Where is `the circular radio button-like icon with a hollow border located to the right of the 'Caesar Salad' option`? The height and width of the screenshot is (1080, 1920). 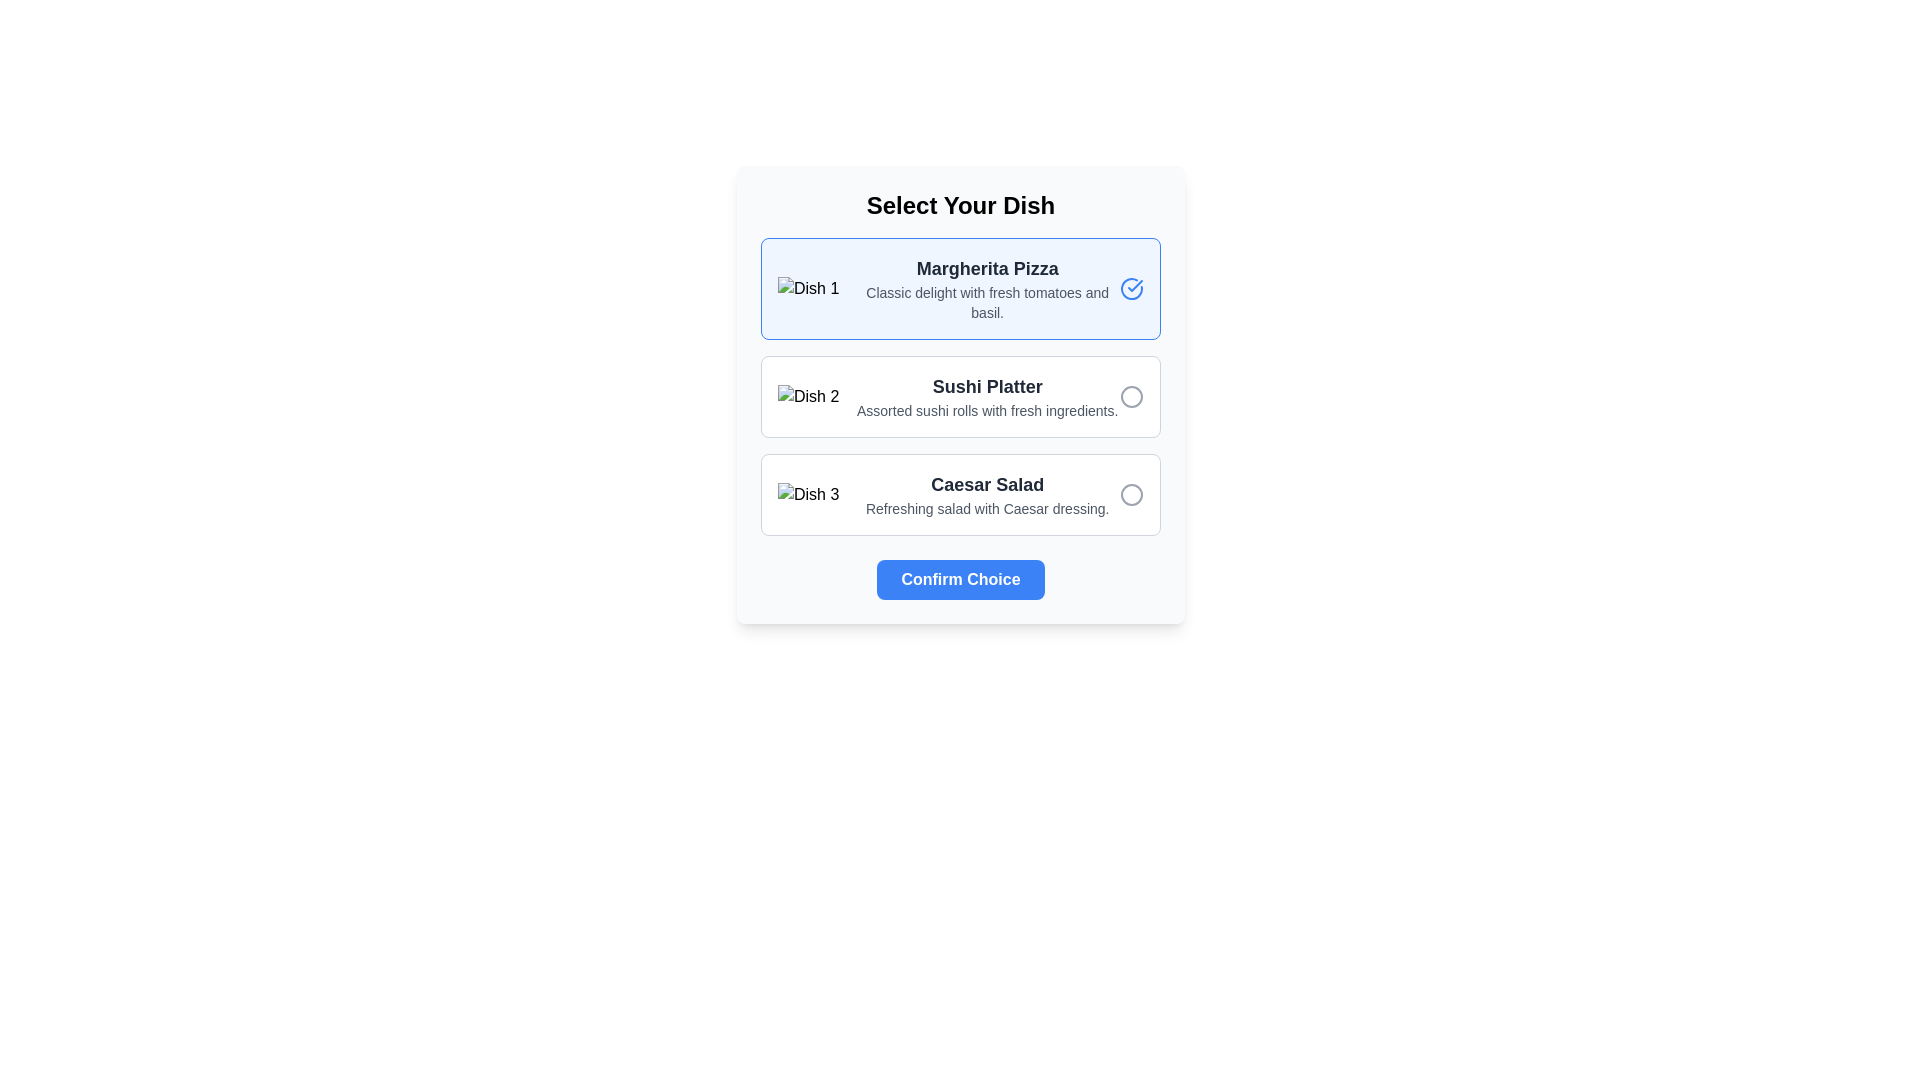
the circular radio button-like icon with a hollow border located to the right of the 'Caesar Salad' option is located at coordinates (1132, 494).